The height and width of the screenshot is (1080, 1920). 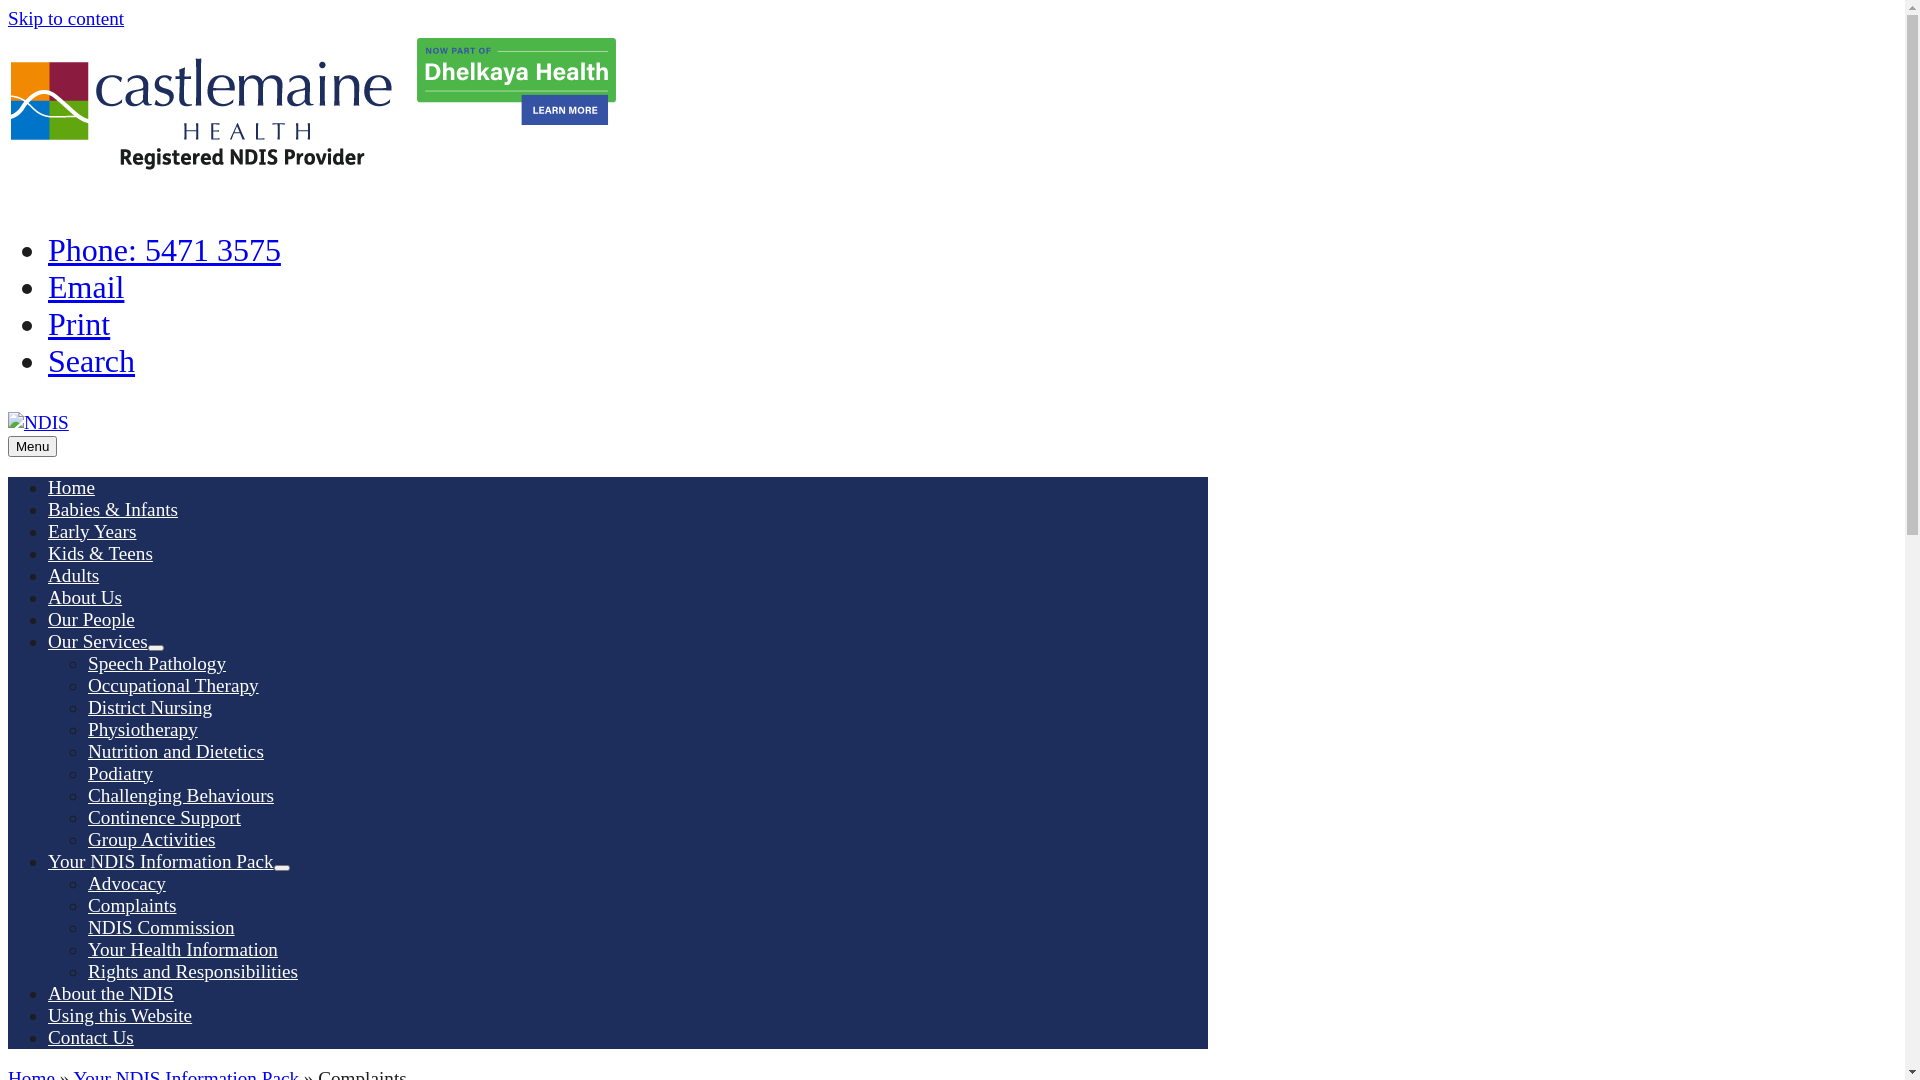 What do you see at coordinates (90, 361) in the screenshot?
I see `'Search'` at bounding box center [90, 361].